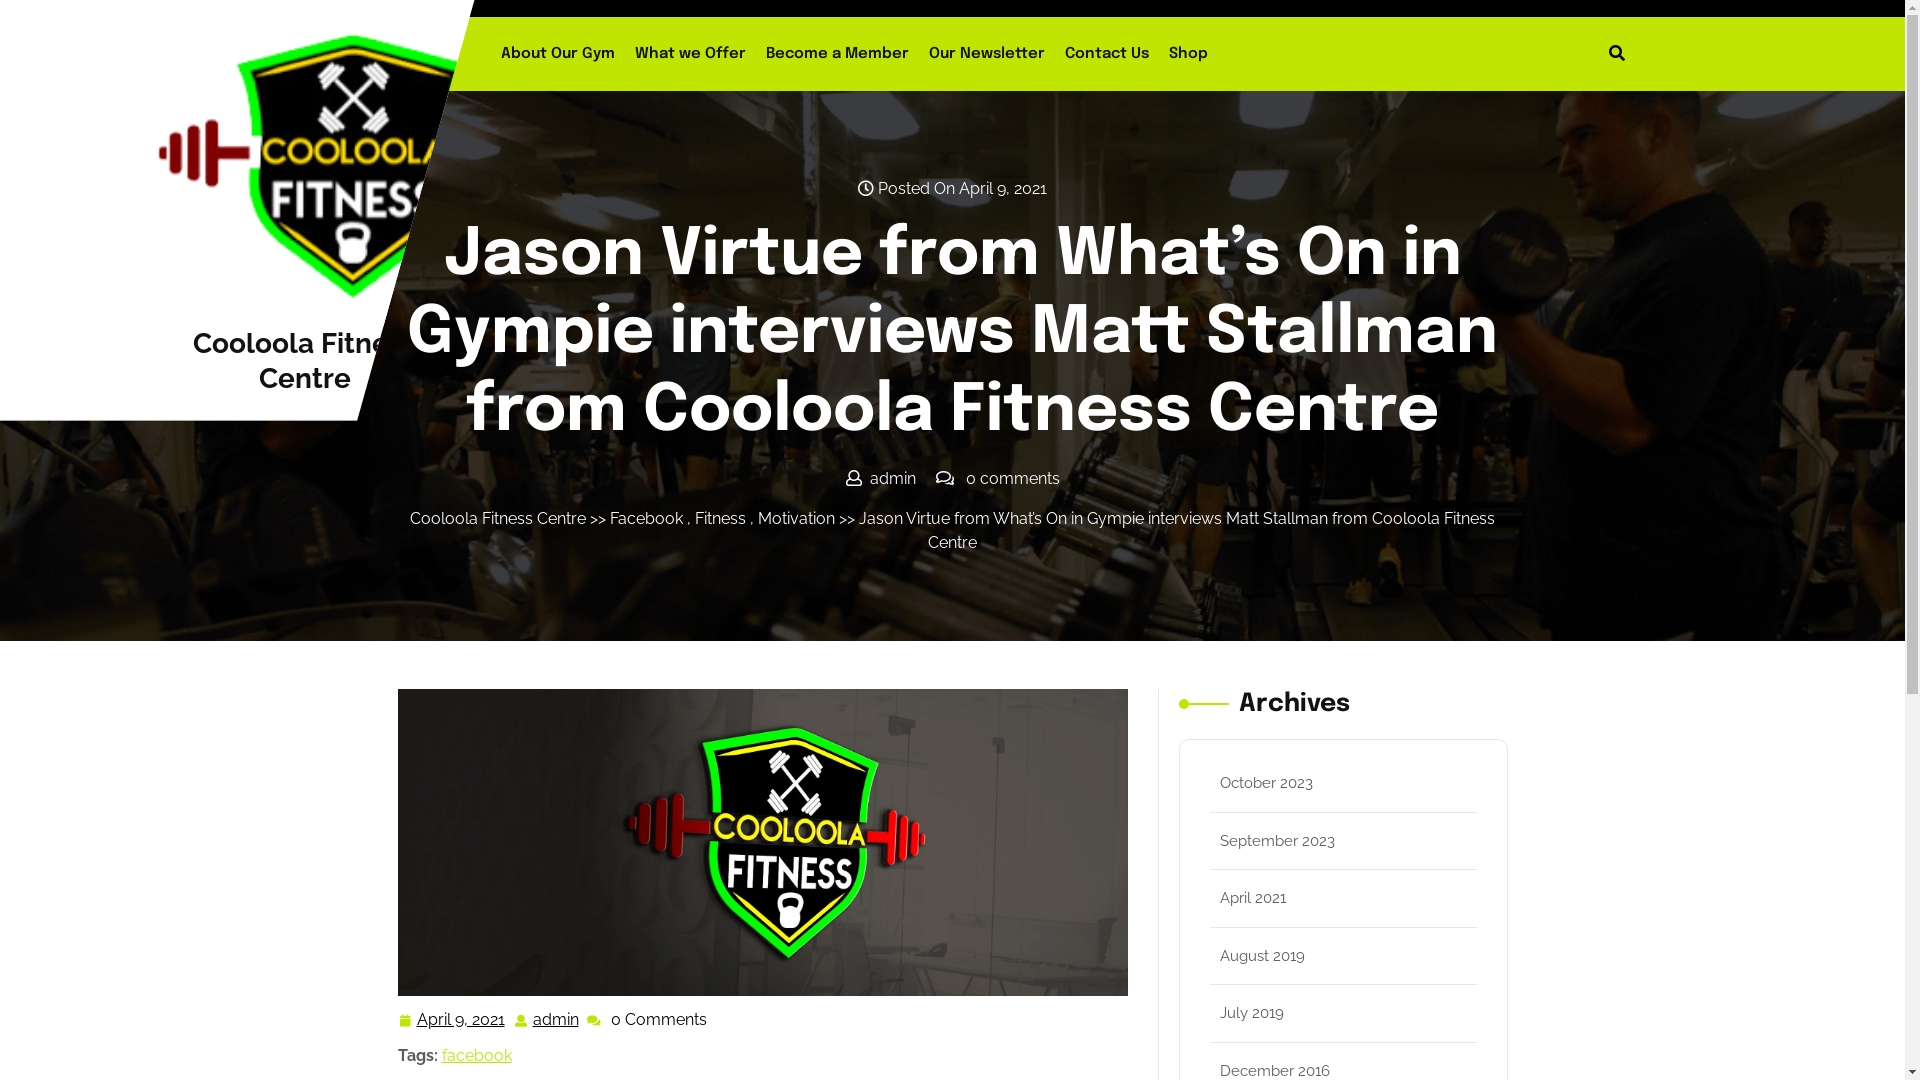 The image size is (1920, 1080). Describe the element at coordinates (646, 517) in the screenshot. I see `'Facebook'` at that location.